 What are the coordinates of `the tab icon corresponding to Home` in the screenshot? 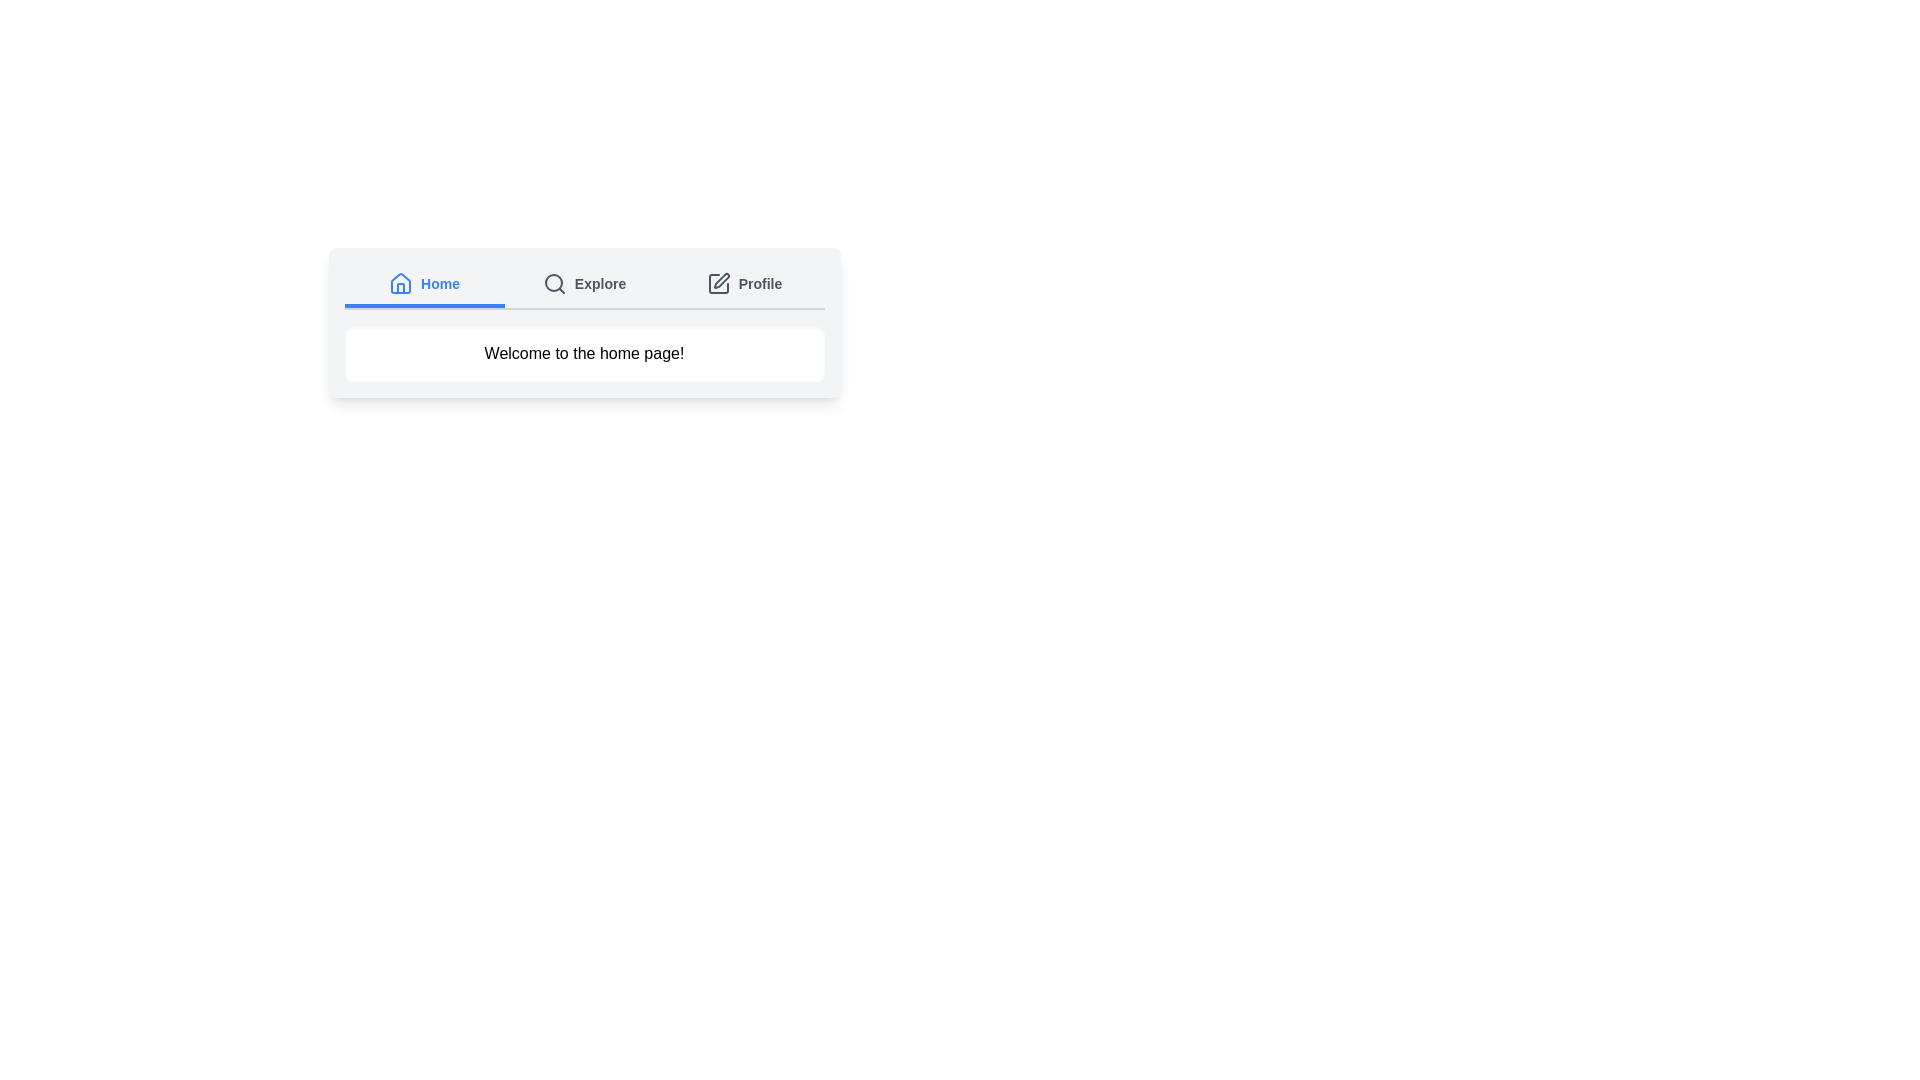 It's located at (400, 284).